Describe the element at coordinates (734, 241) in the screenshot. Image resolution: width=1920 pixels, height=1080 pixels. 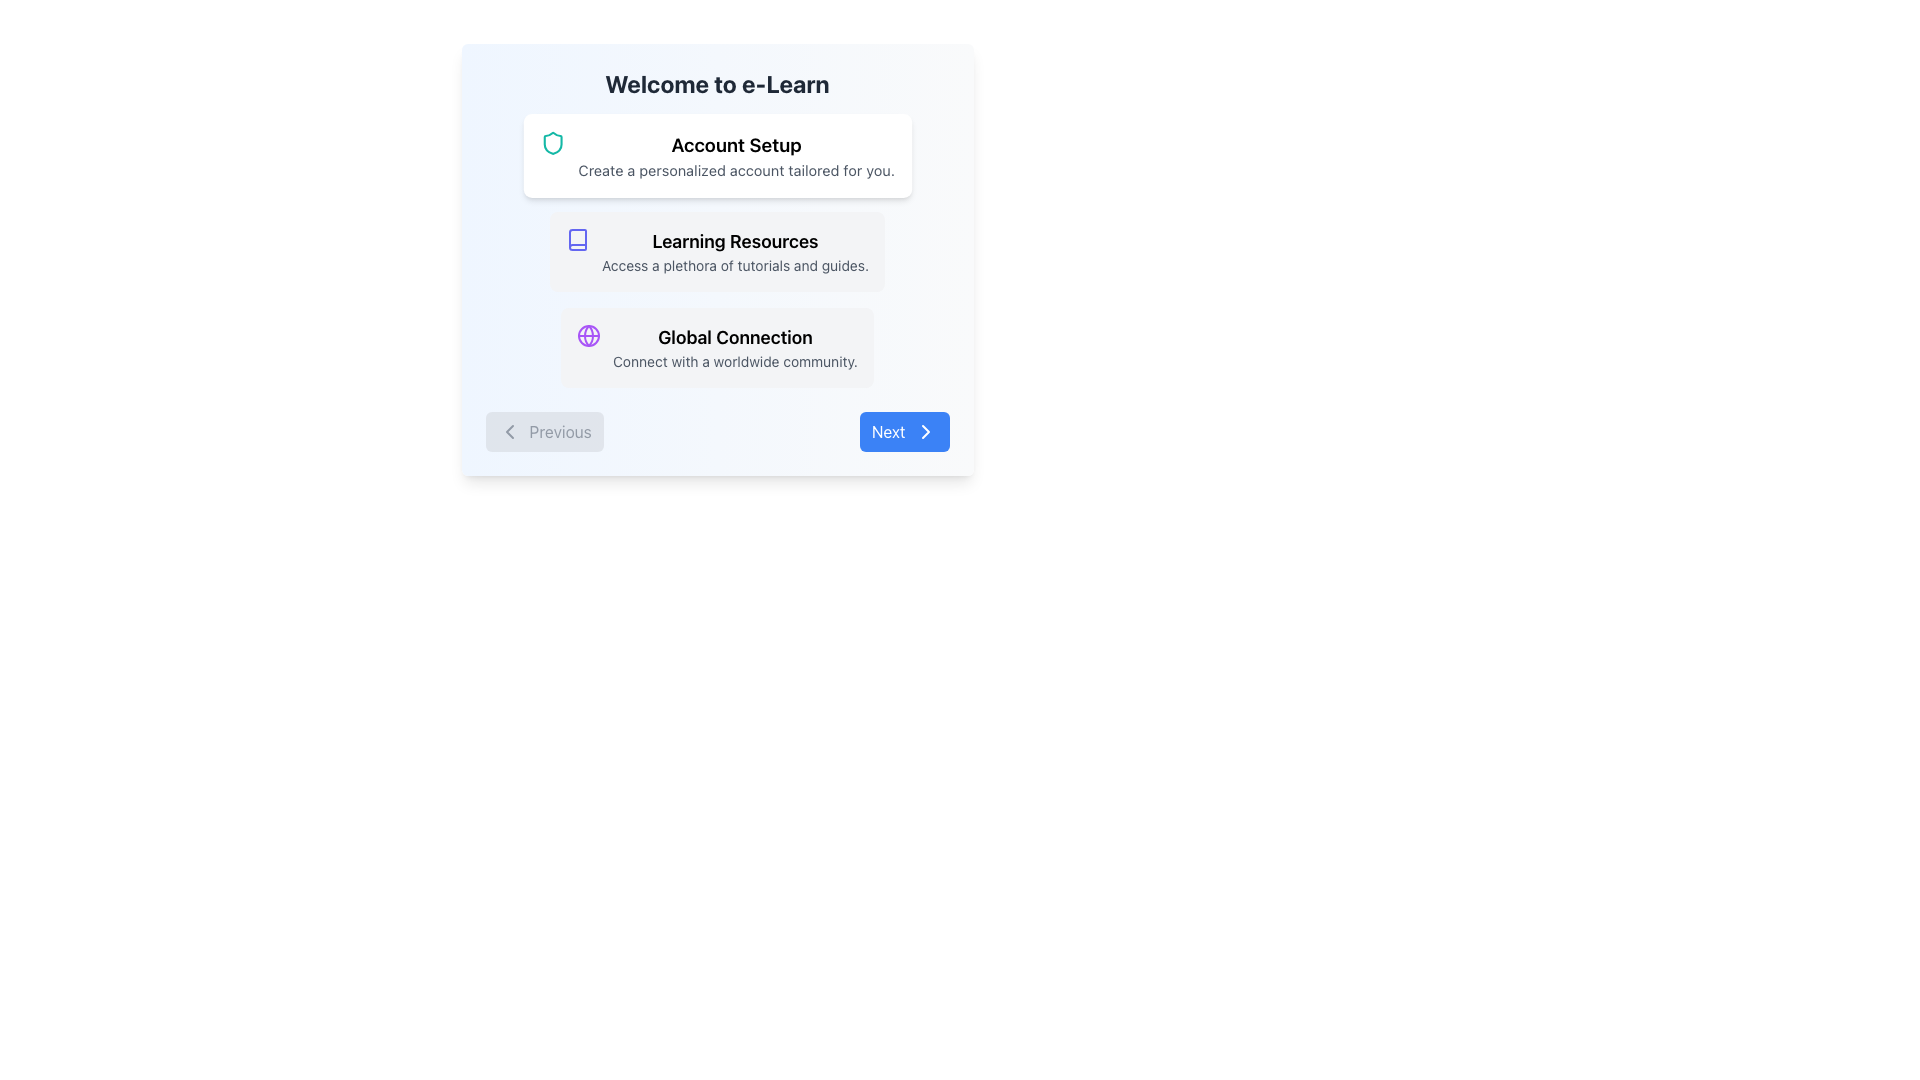
I see `the bold text label reading 'Learning Resources', which is positioned centrally below the 'Welcome to e-Learn' header and above the 'Global Connection' option` at that location.